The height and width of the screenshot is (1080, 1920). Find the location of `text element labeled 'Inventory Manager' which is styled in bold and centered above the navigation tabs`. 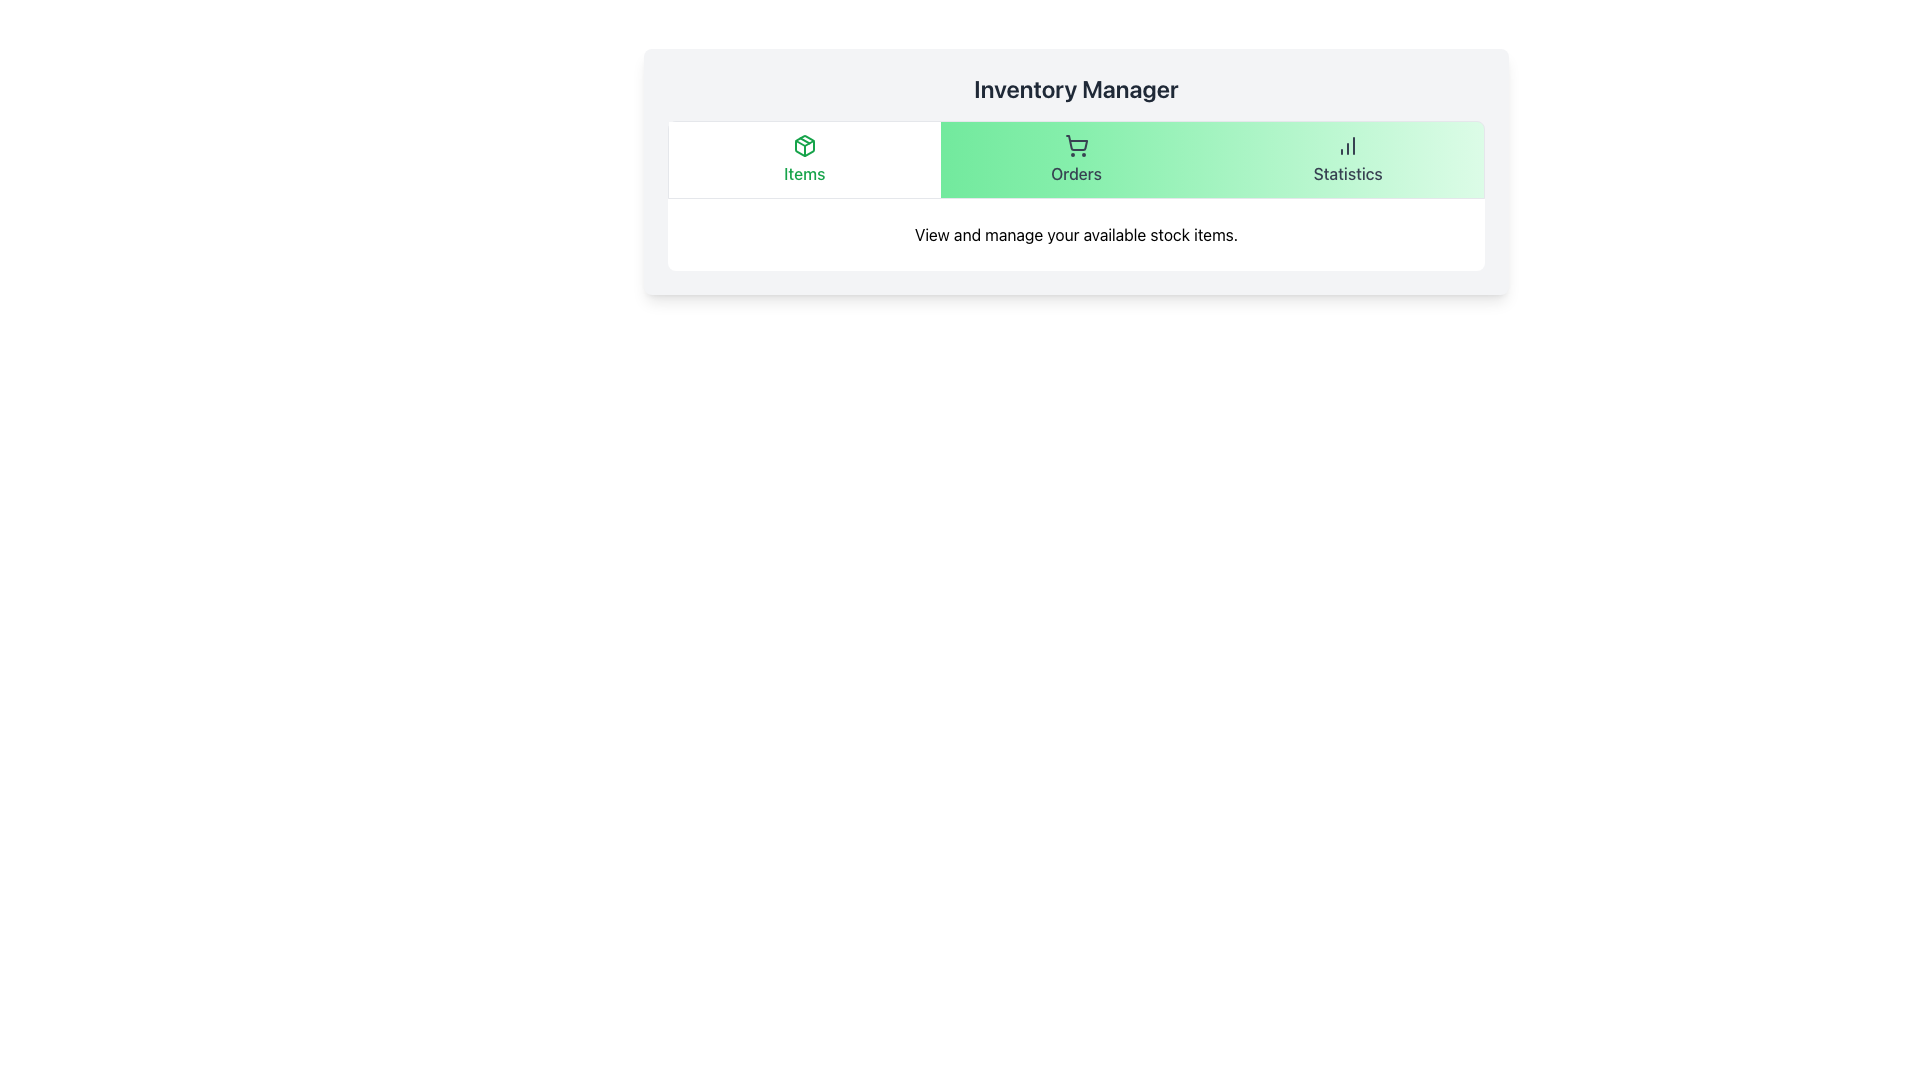

text element labeled 'Inventory Manager' which is styled in bold and centered above the navigation tabs is located at coordinates (1075, 87).